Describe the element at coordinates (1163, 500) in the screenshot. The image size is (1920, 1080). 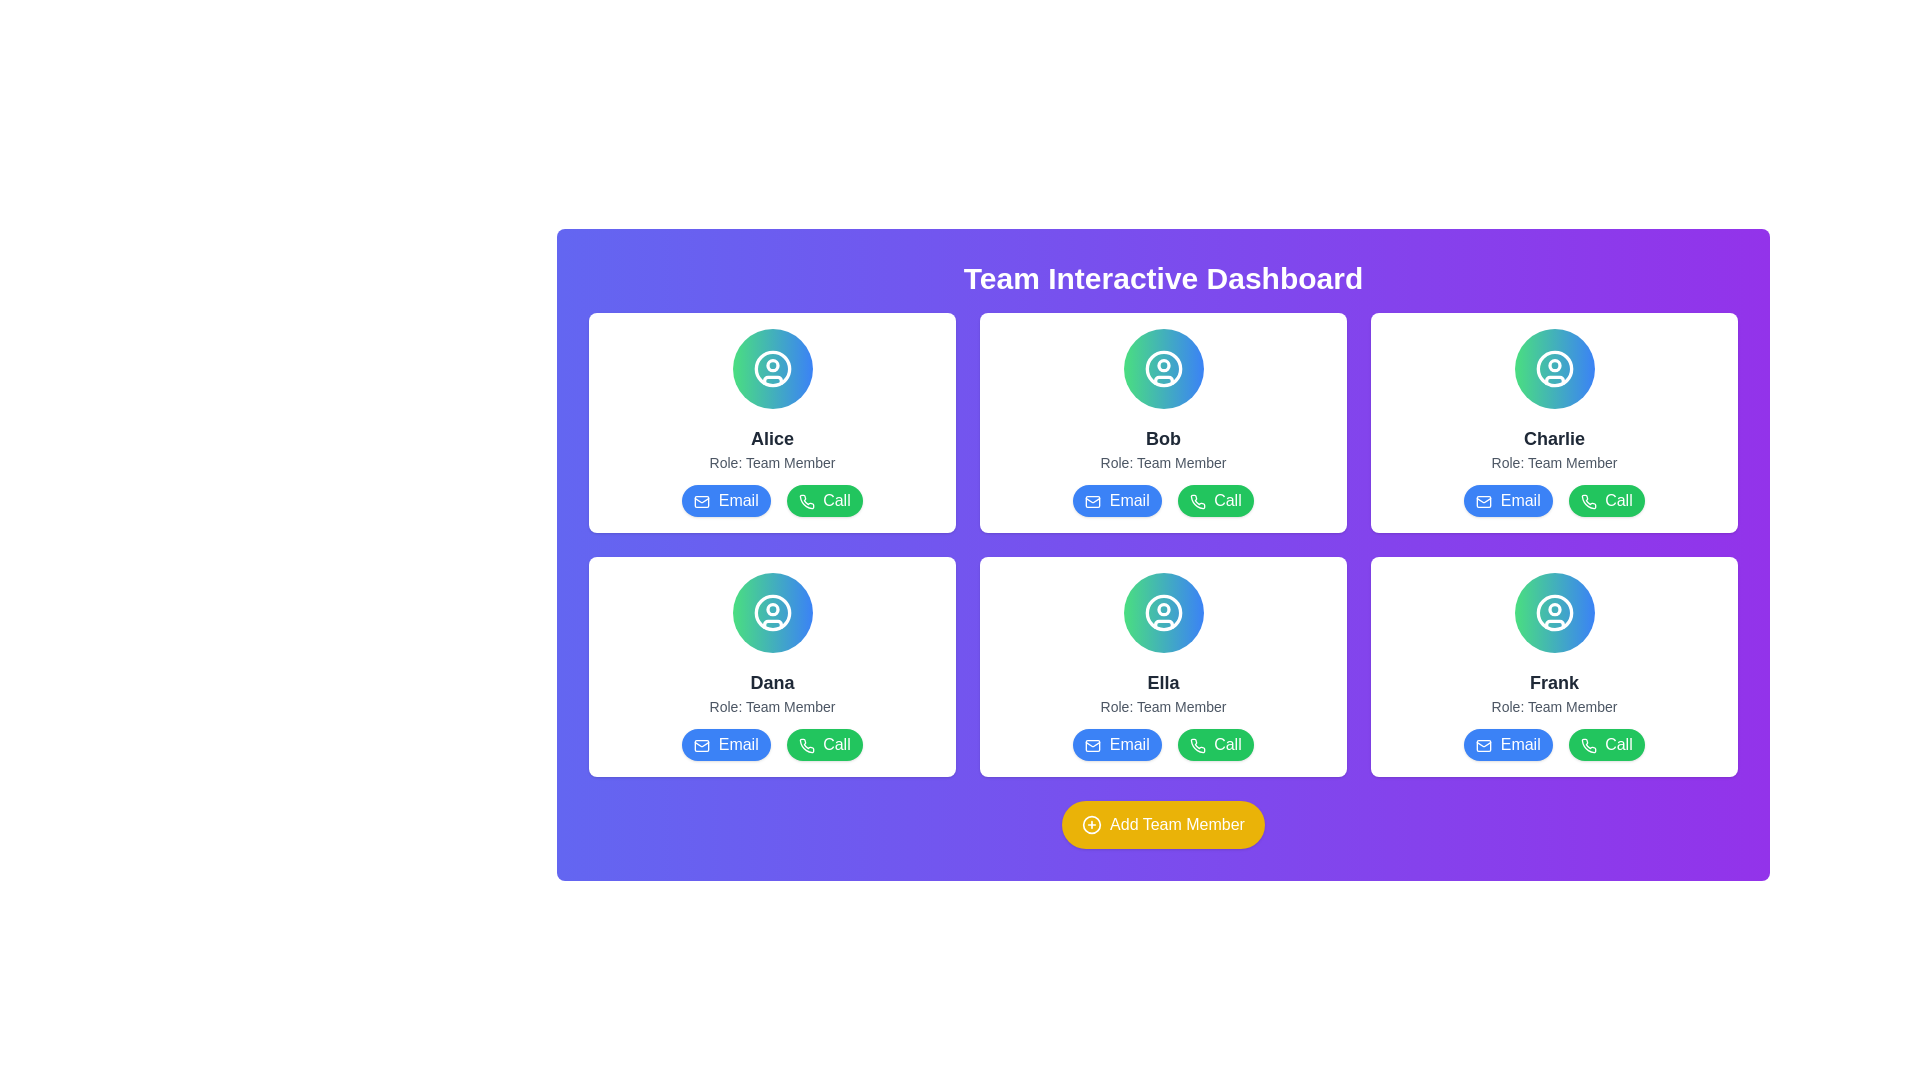
I see `the 'Call' button, which is styled with a green background and white text, located in the card for 'Bob,' a Team Member` at that location.